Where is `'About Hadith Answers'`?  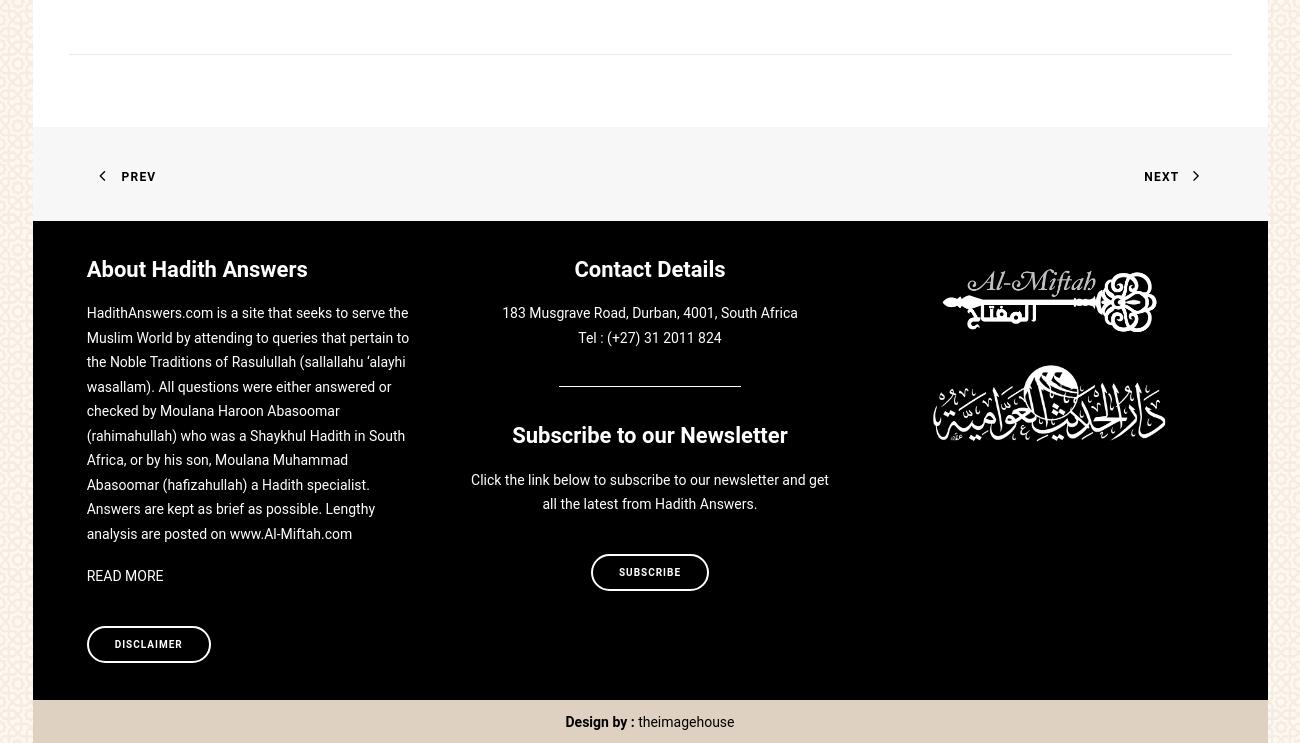
'About Hadith Answers' is located at coordinates (196, 269).